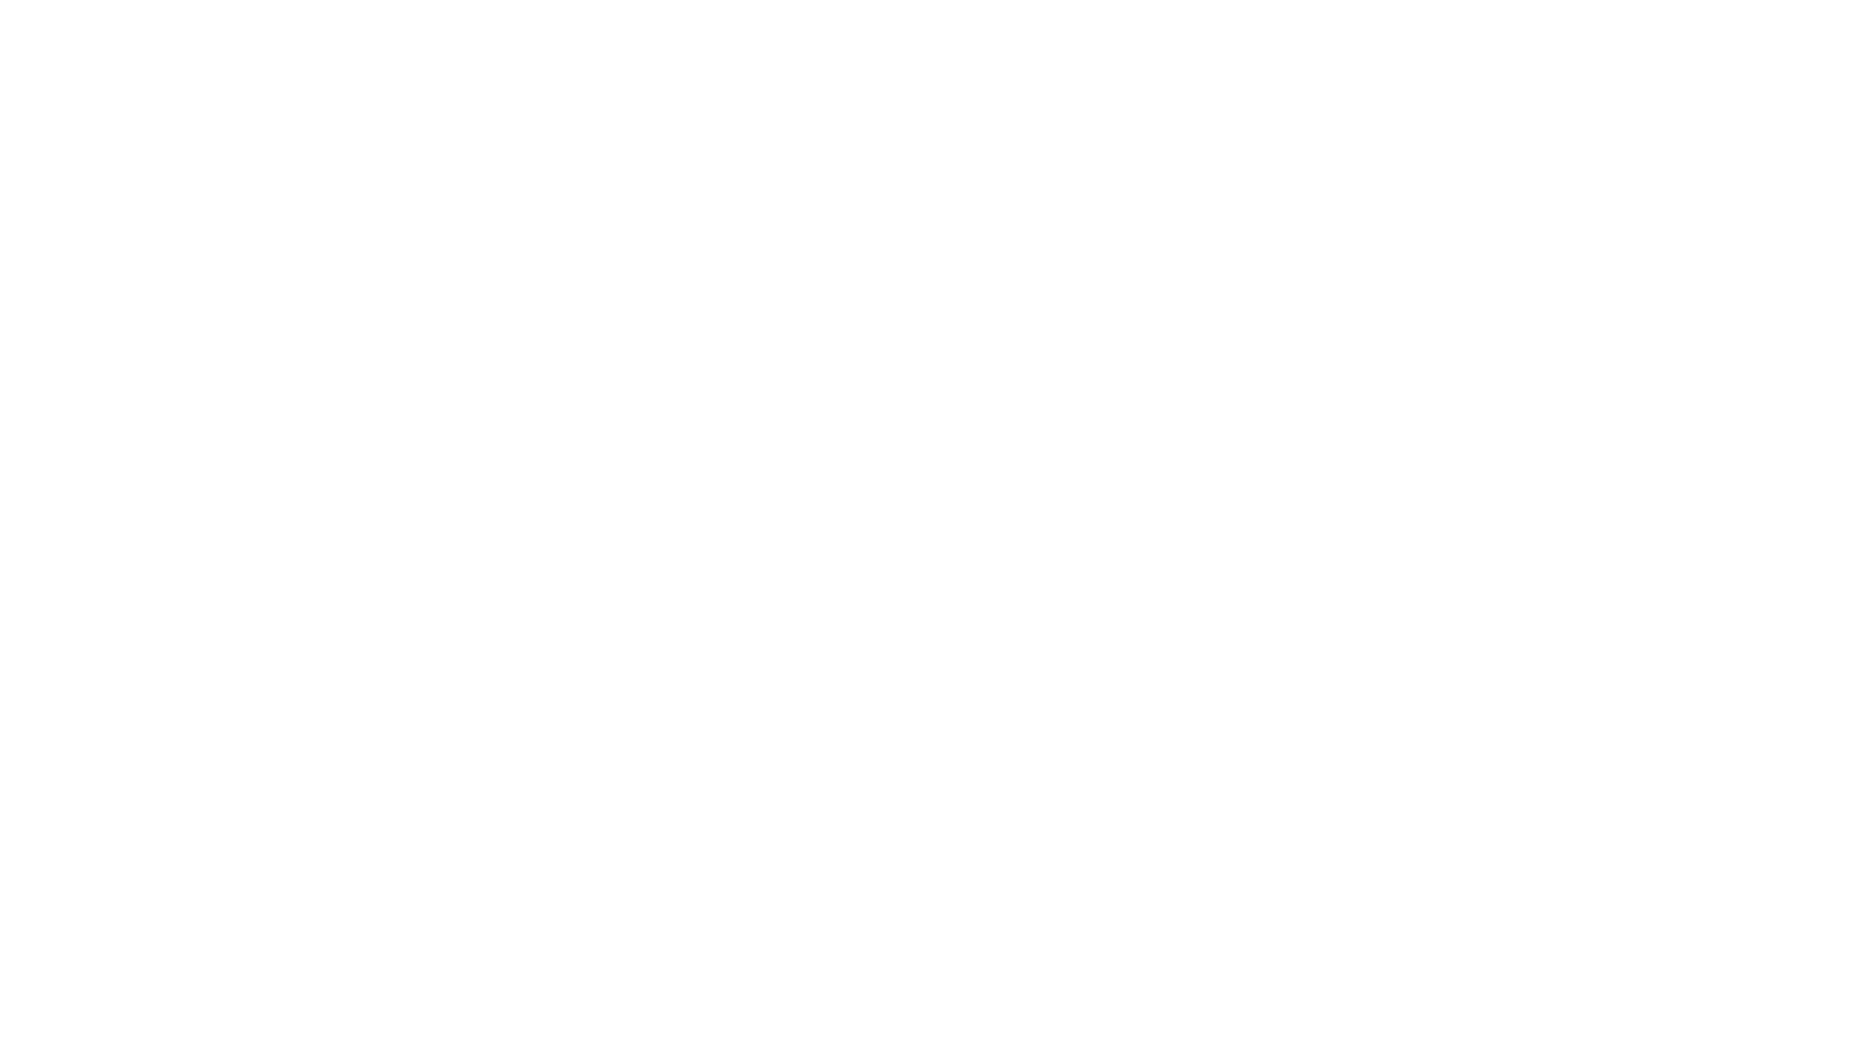 The image size is (1850, 1063). What do you see at coordinates (794, 616) in the screenshot?
I see `'Toll Free:'` at bounding box center [794, 616].